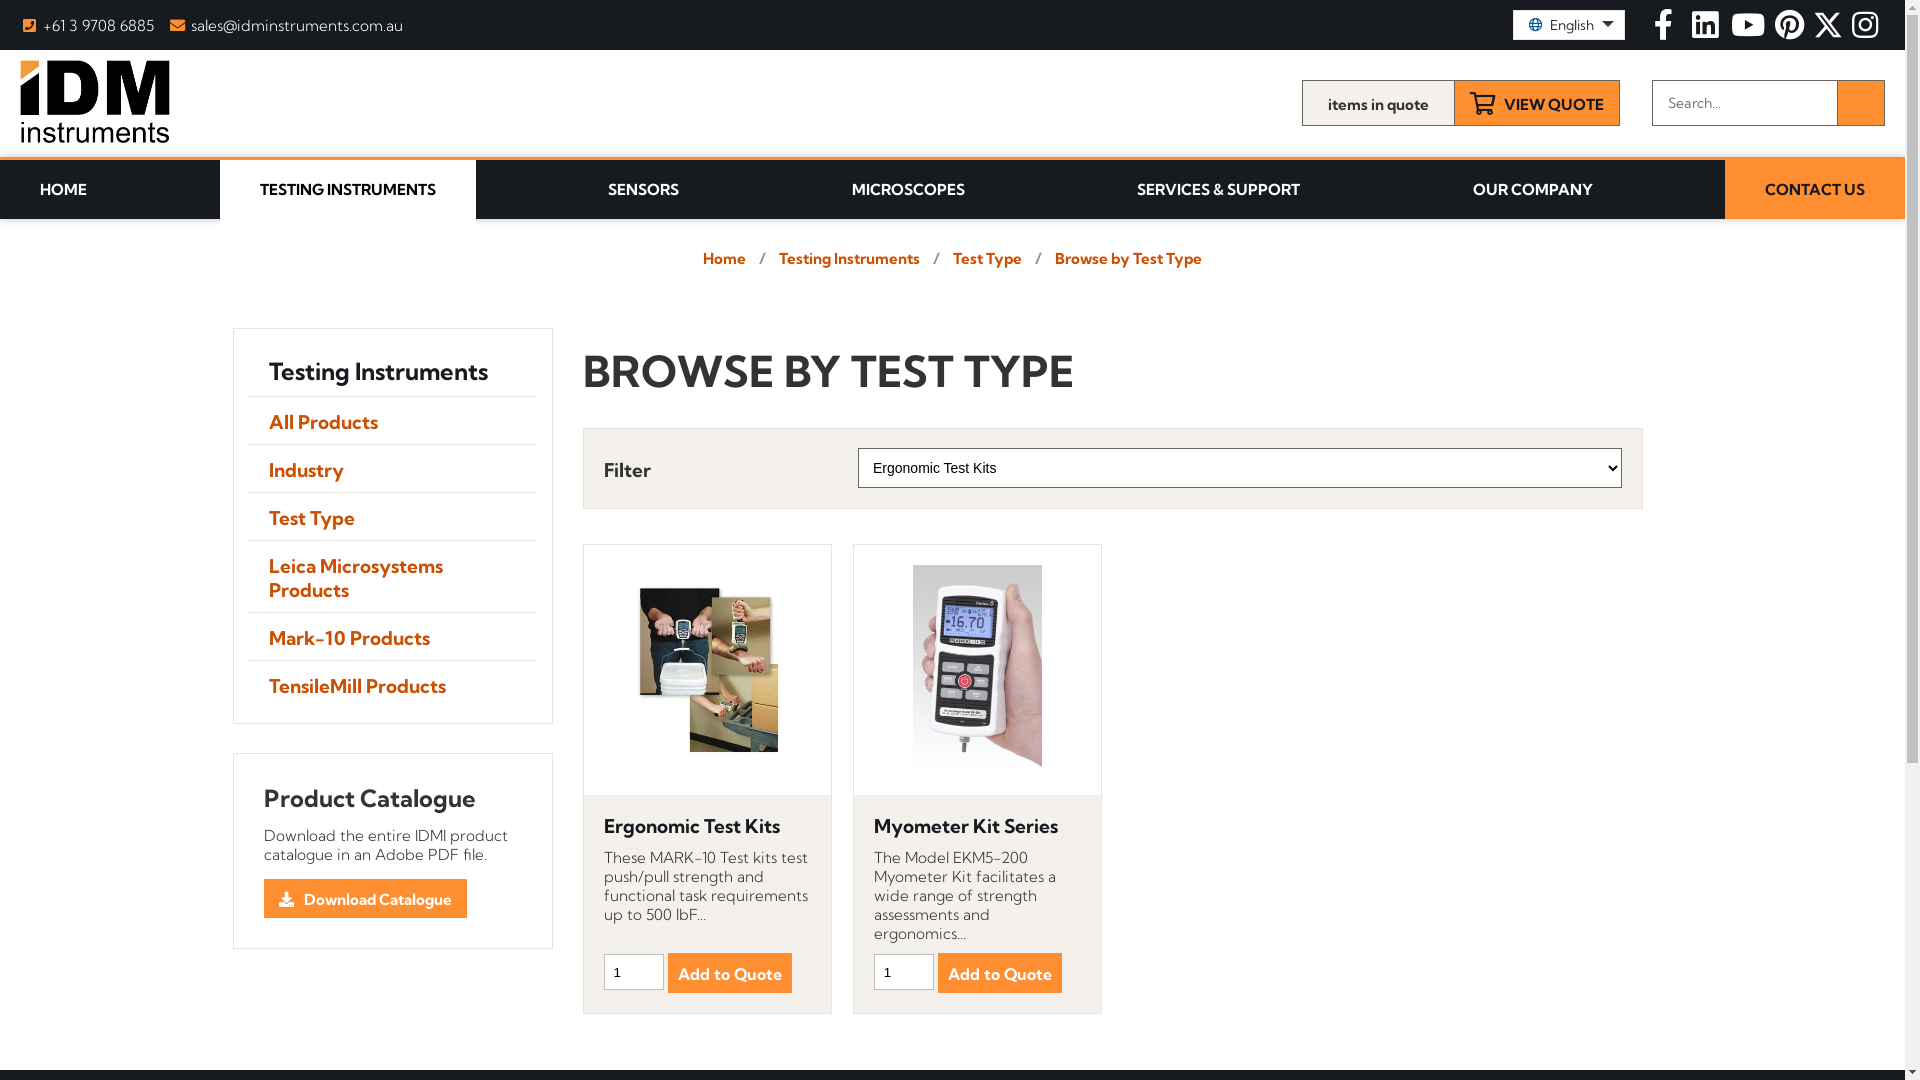 This screenshot has width=1920, height=1080. What do you see at coordinates (392, 576) in the screenshot?
I see `'Leica Microsystems Products'` at bounding box center [392, 576].